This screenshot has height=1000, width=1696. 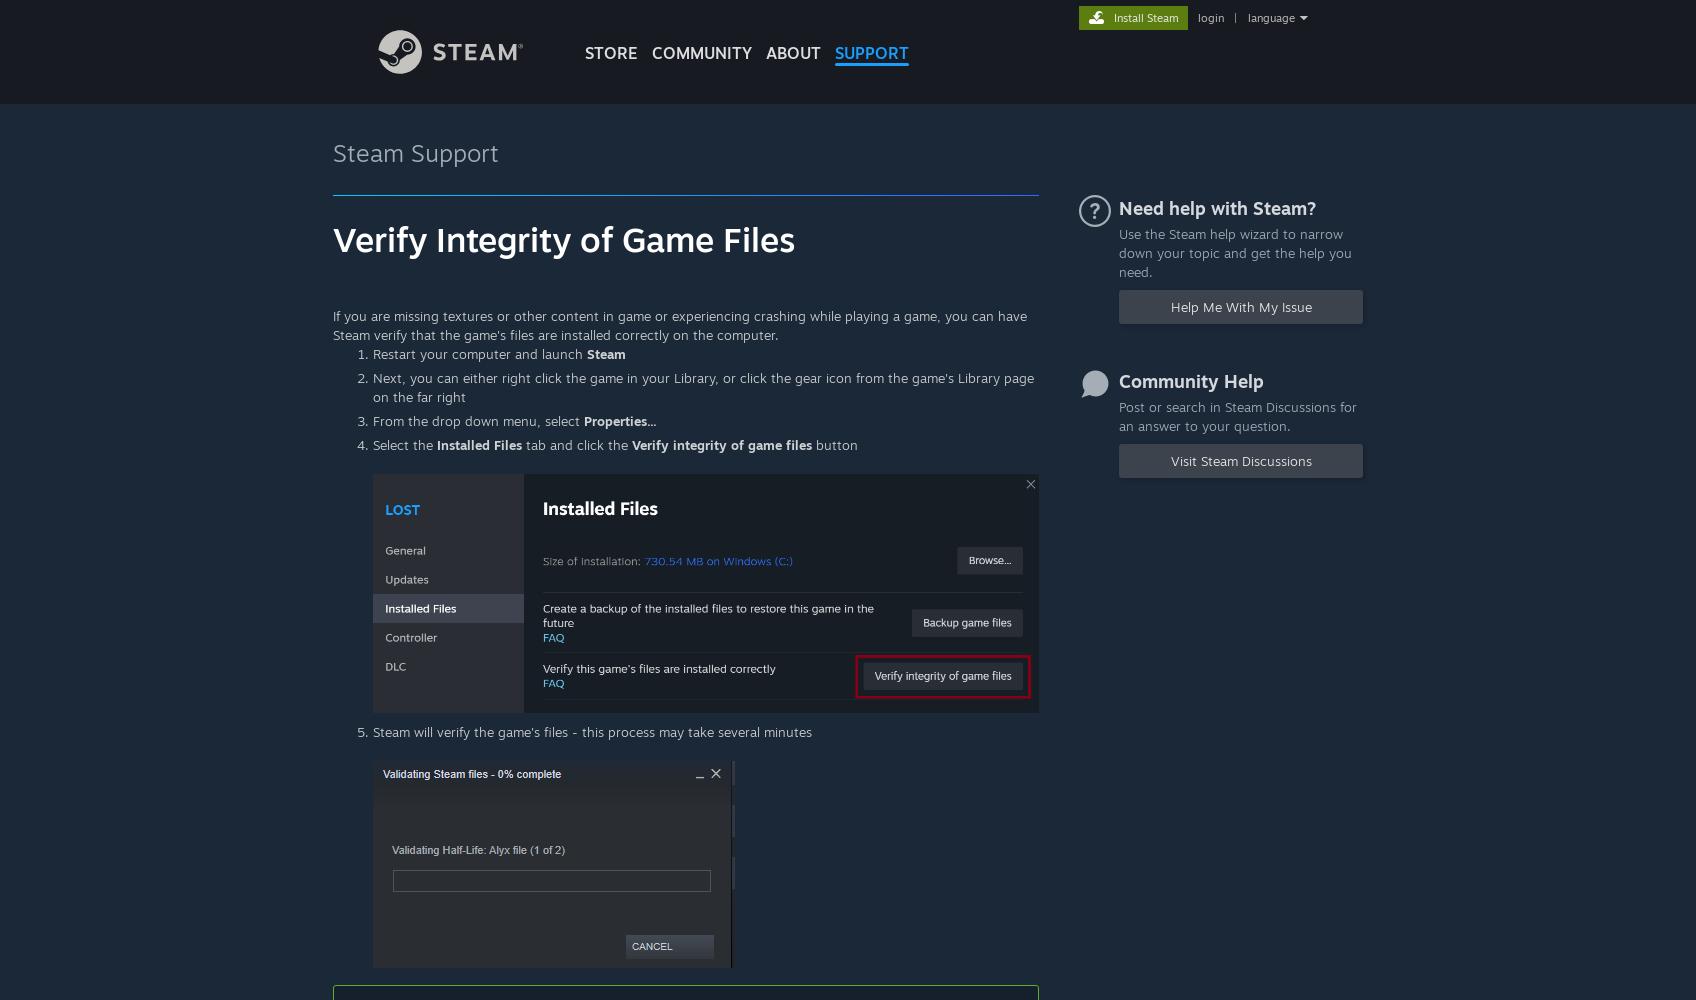 What do you see at coordinates (332, 324) in the screenshot?
I see `'If you are missing textures or other content in game or experiencing crashing while playing a game, you can have Steam verify that the game's files are installed correctly on the computer.'` at bounding box center [332, 324].